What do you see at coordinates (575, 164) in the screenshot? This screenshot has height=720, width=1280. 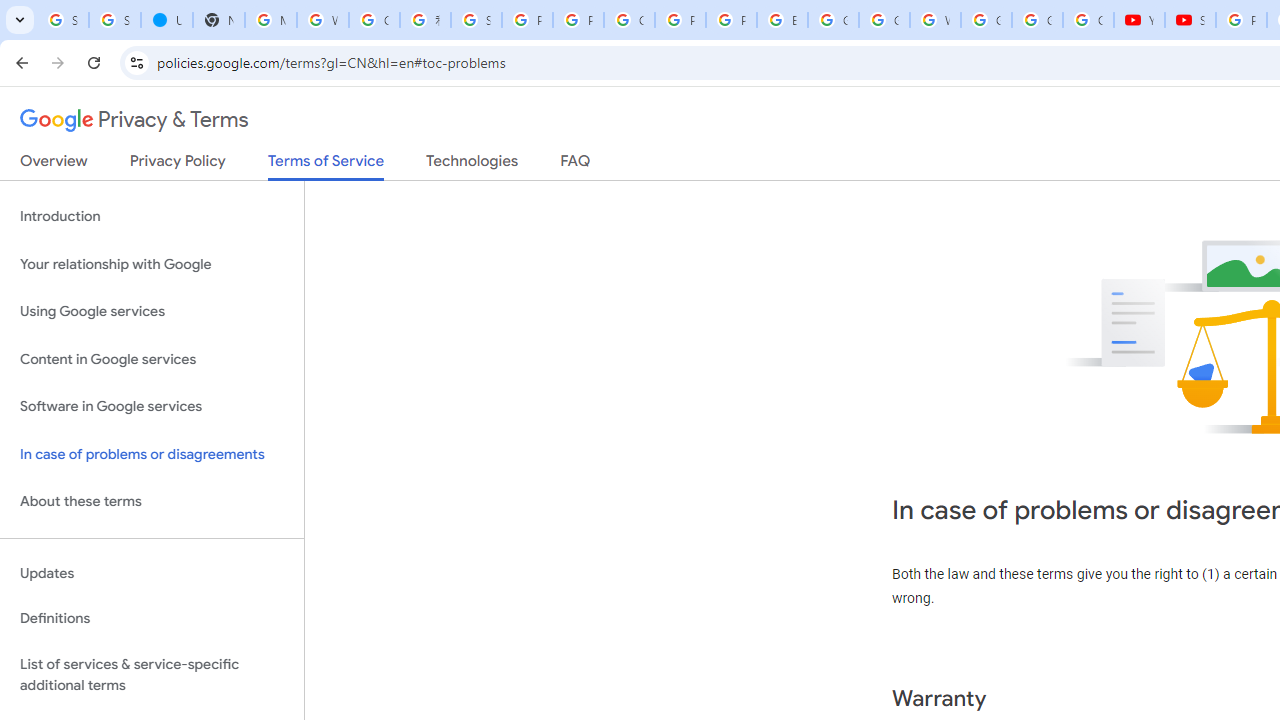 I see `'FAQ'` at bounding box center [575, 164].